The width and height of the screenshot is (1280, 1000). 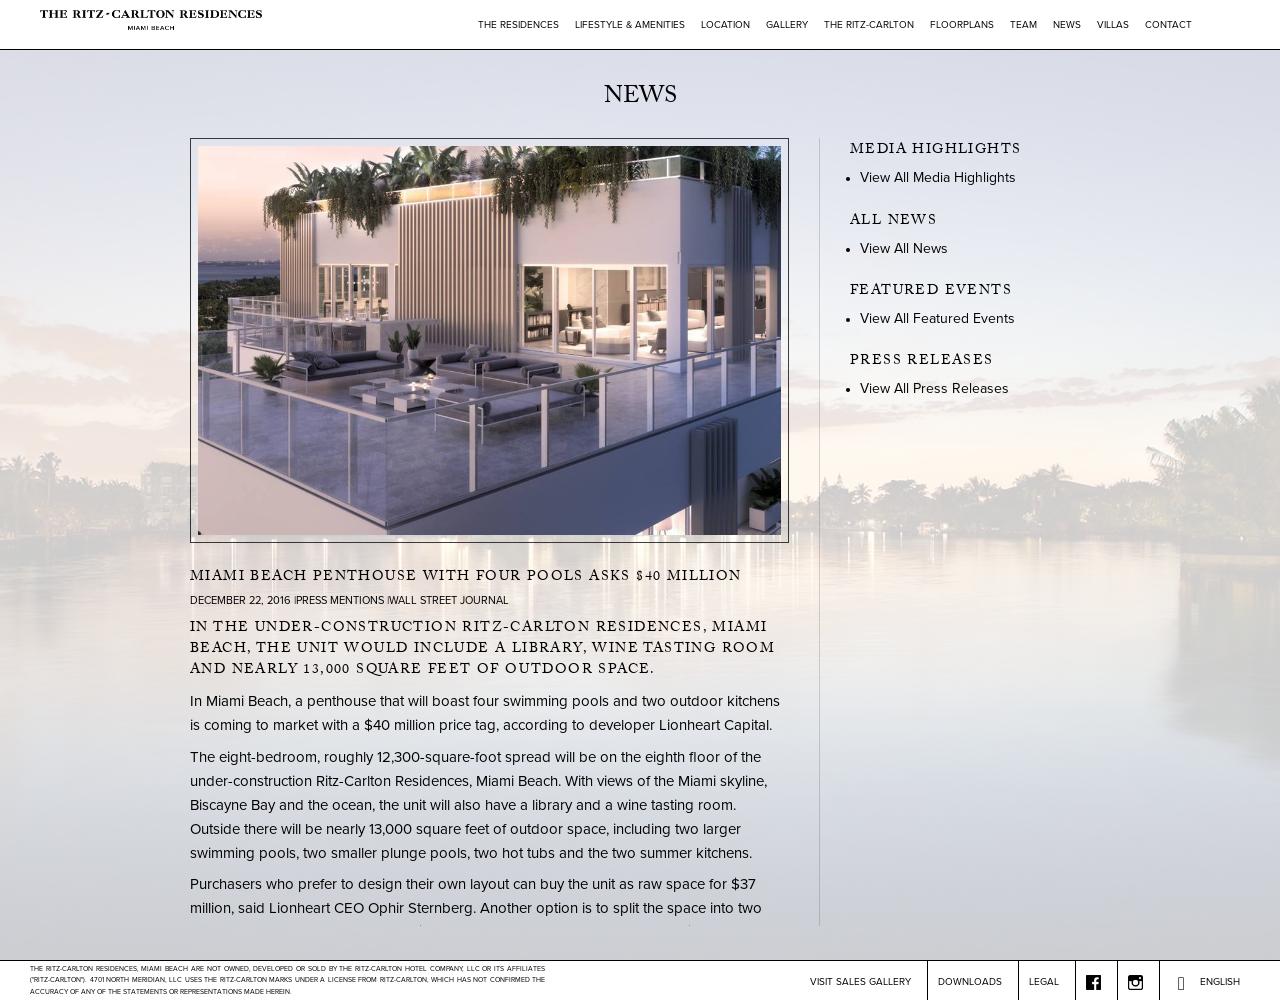 What do you see at coordinates (868, 25) in the screenshot?
I see `'The Ritz-Carlton'` at bounding box center [868, 25].